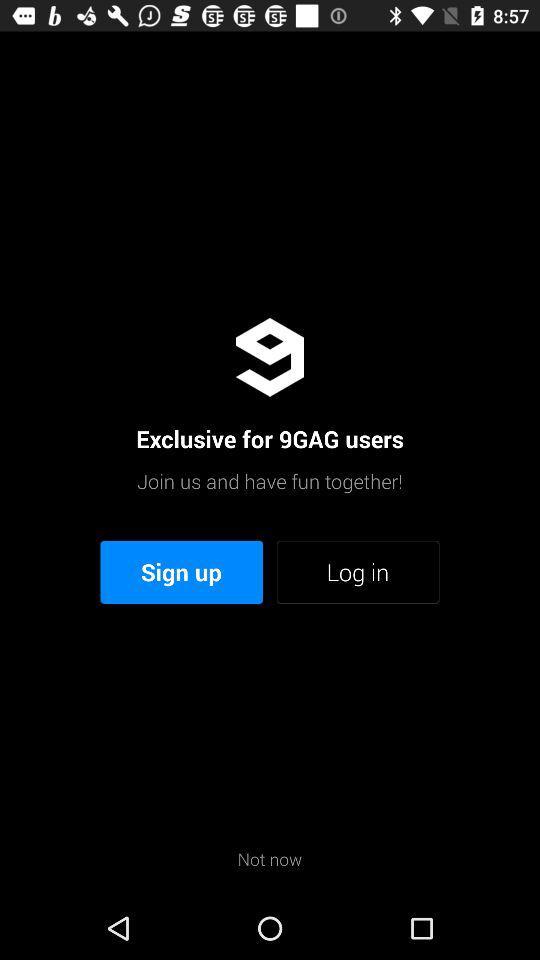 Image resolution: width=540 pixels, height=960 pixels. Describe the element at coordinates (181, 572) in the screenshot. I see `the icon below join us and item` at that location.